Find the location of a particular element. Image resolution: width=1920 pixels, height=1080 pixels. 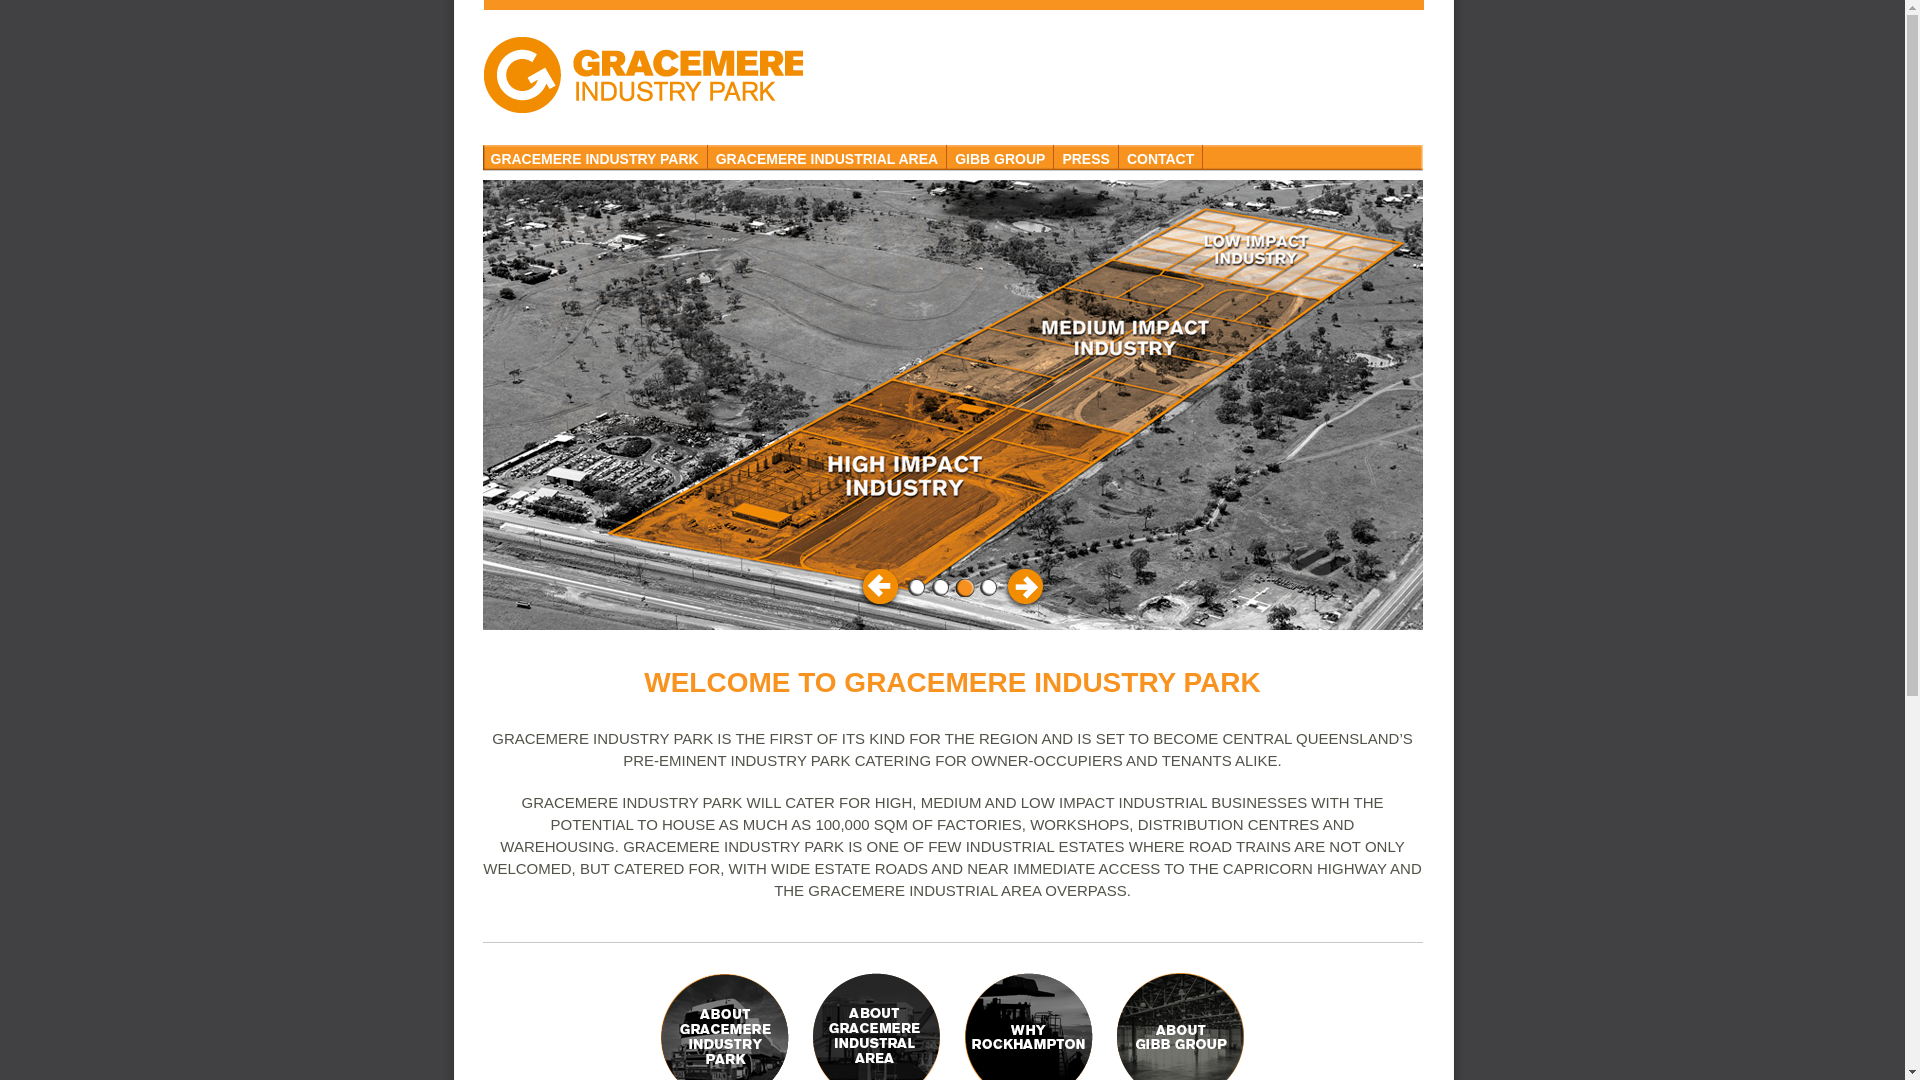

'Prev' is located at coordinates (858, 585).